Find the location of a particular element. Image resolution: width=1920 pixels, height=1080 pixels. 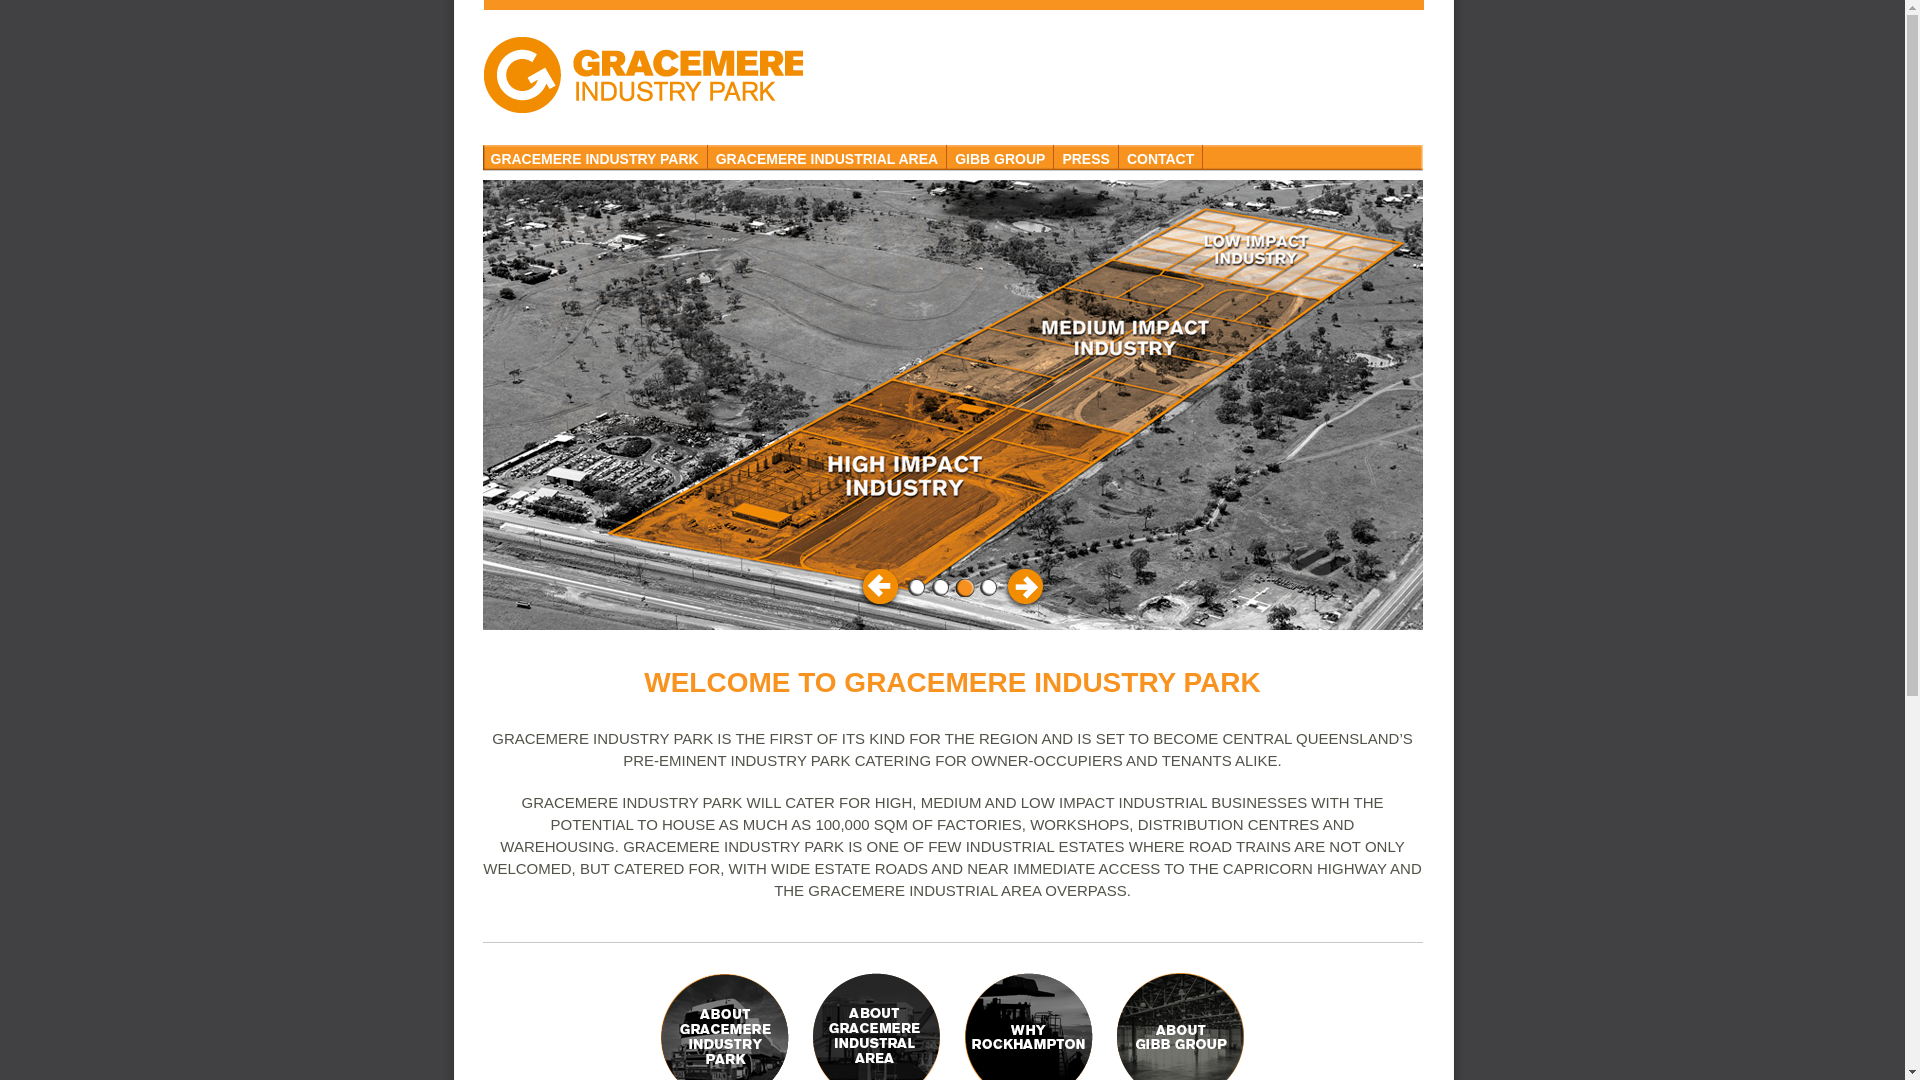

'Prev' is located at coordinates (858, 585).